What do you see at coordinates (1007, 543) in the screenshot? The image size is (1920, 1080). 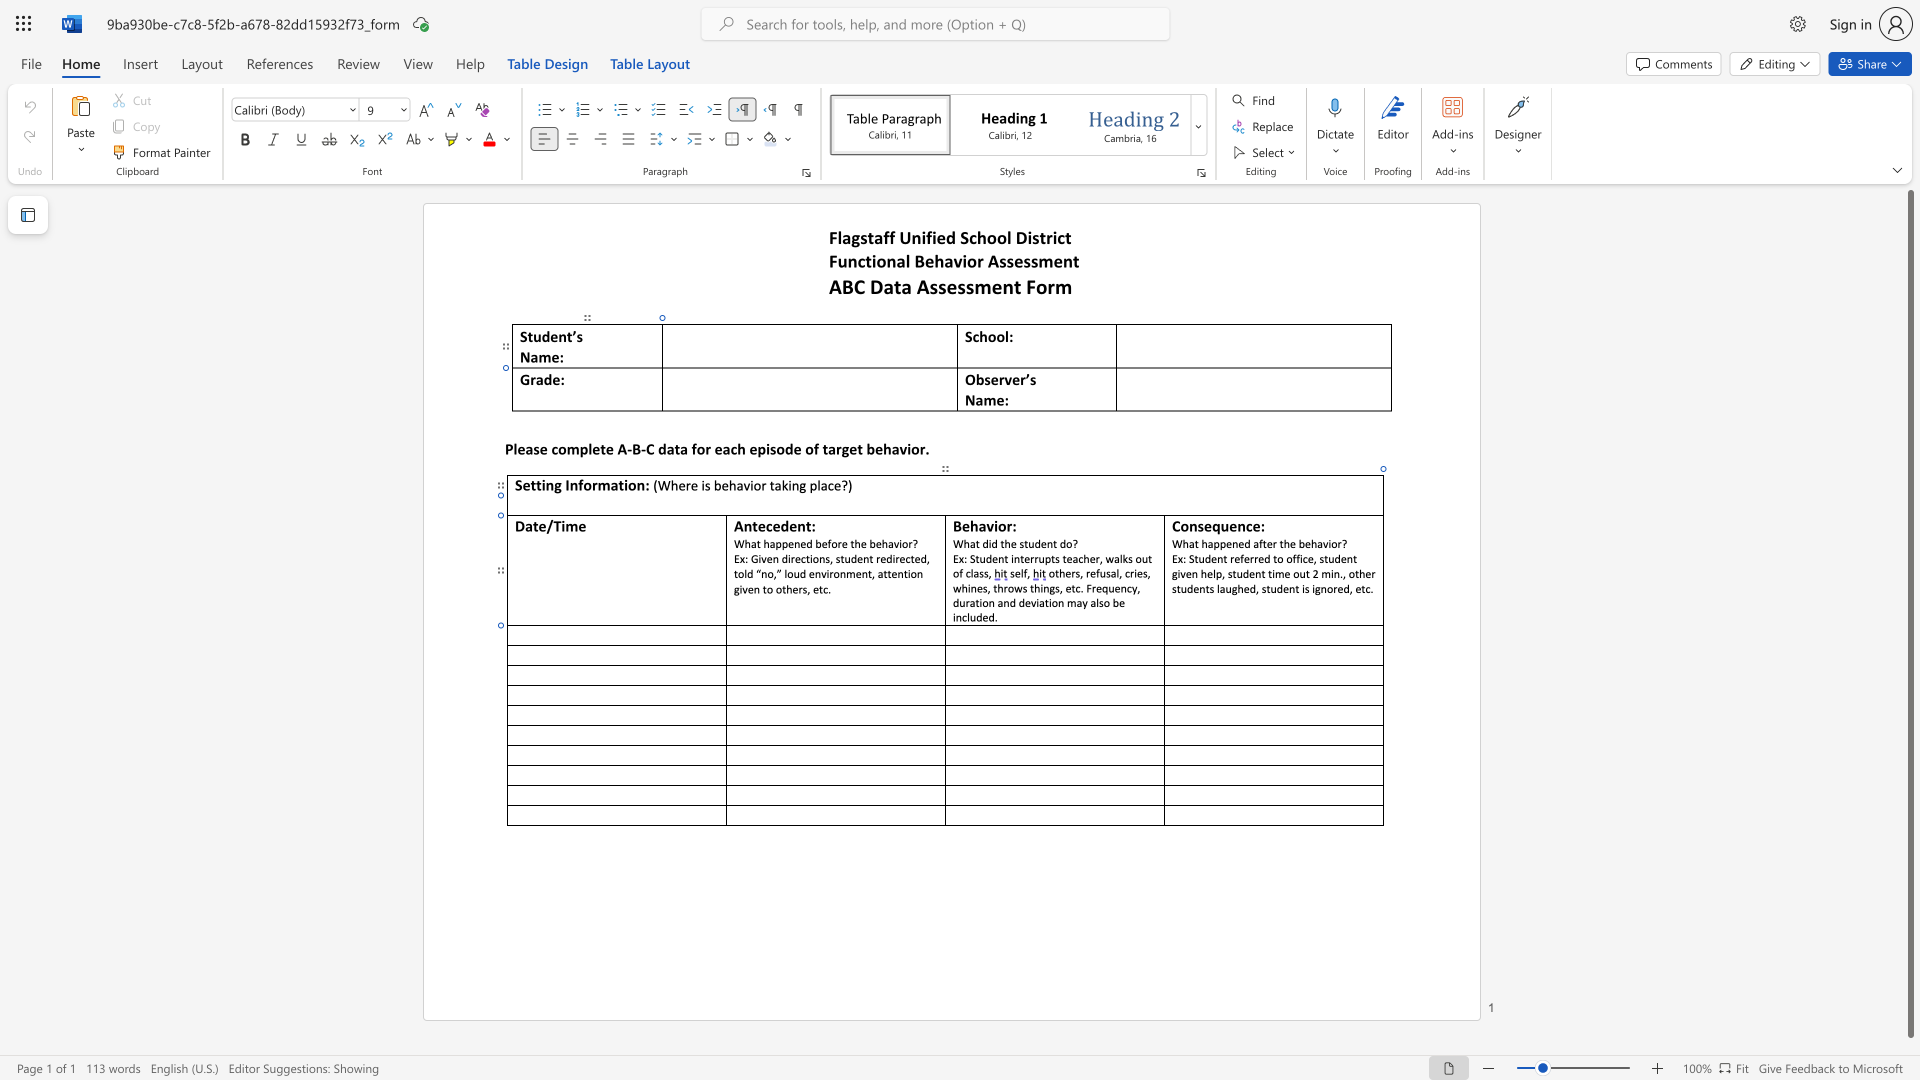 I see `the 2th character "h" in the text` at bounding box center [1007, 543].